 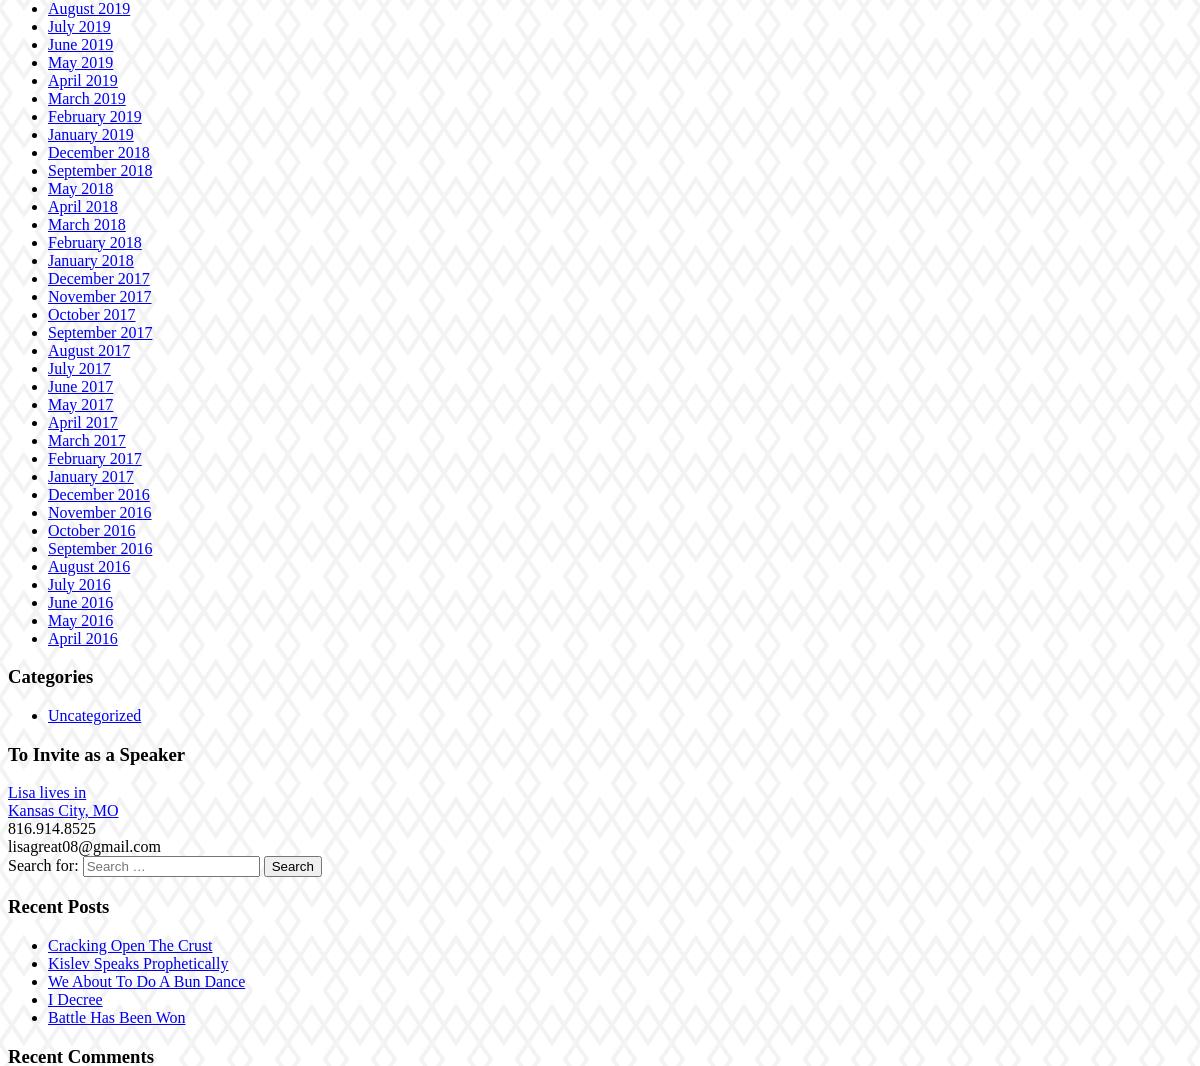 What do you see at coordinates (78, 367) in the screenshot?
I see `'July 2017'` at bounding box center [78, 367].